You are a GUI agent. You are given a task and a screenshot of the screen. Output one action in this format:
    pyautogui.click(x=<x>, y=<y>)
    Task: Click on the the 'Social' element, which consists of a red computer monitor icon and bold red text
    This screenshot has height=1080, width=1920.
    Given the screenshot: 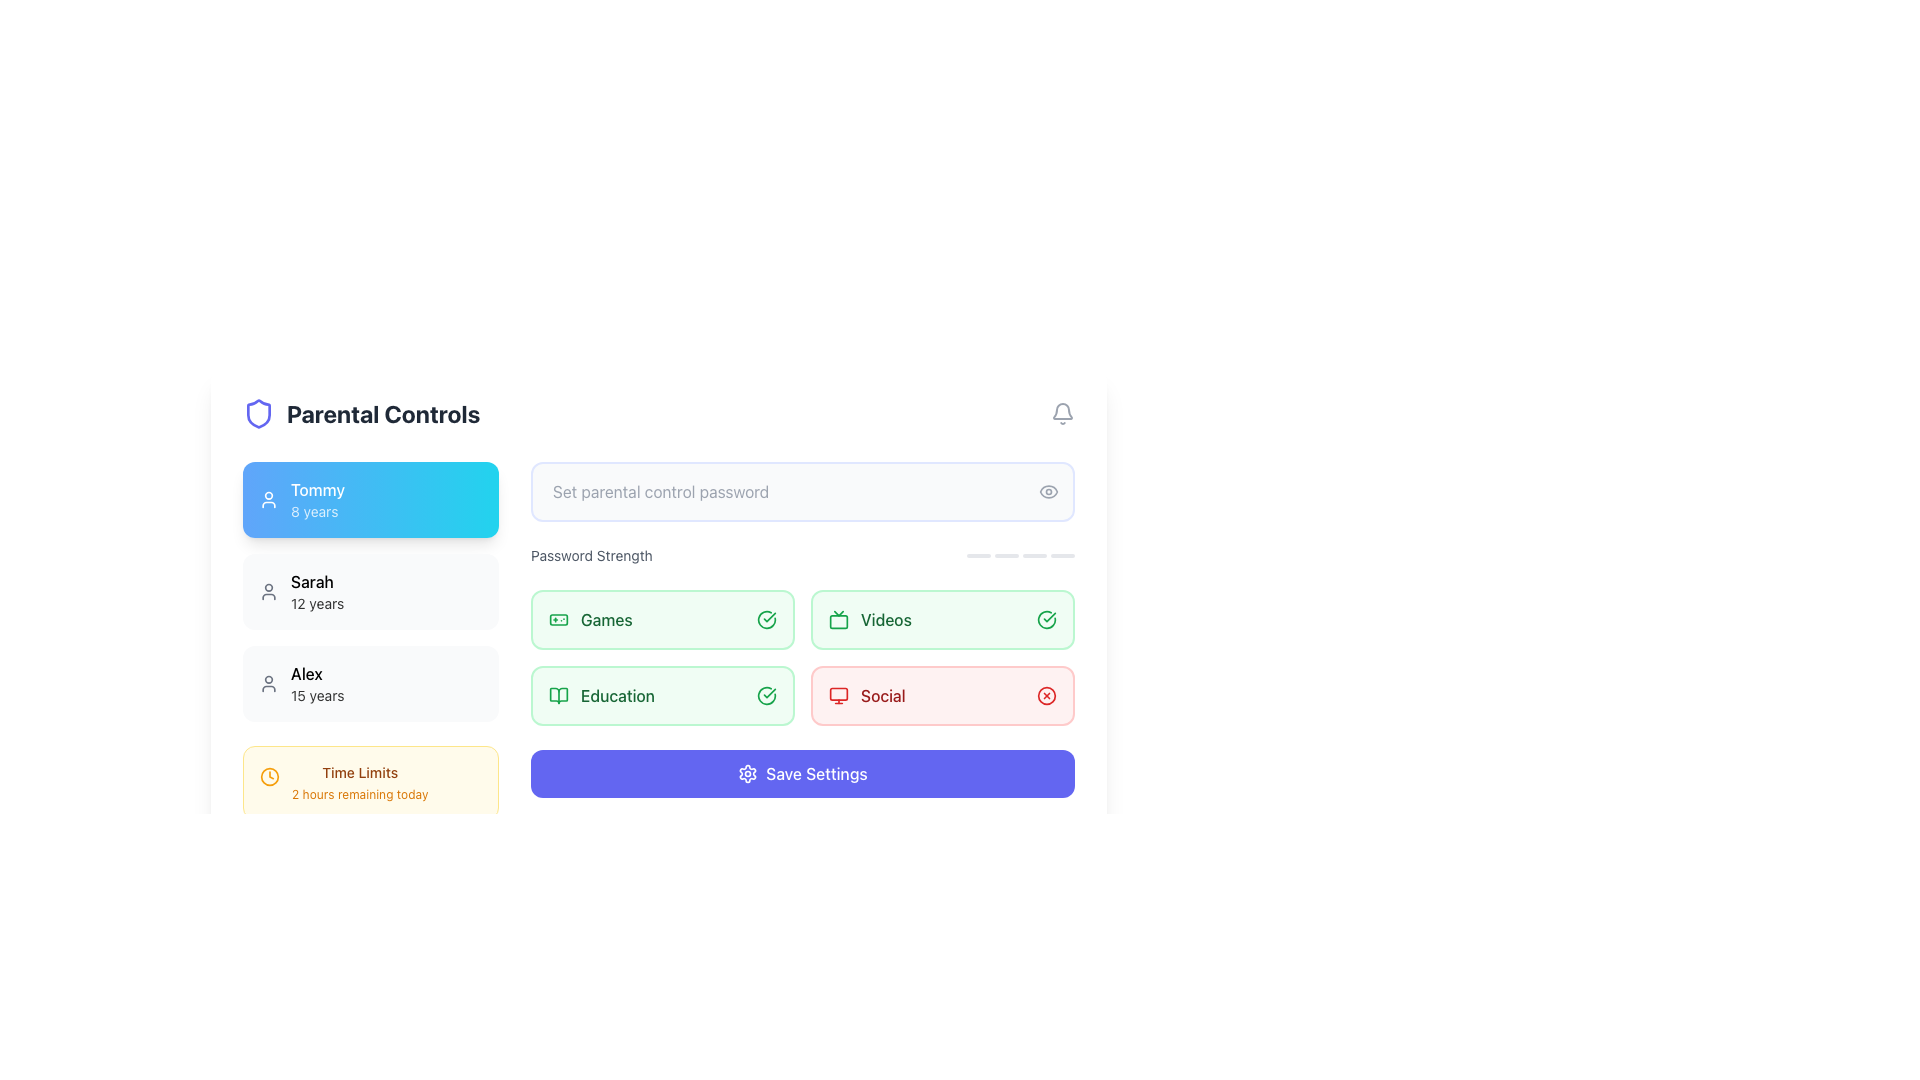 What is the action you would take?
    pyautogui.click(x=867, y=694)
    